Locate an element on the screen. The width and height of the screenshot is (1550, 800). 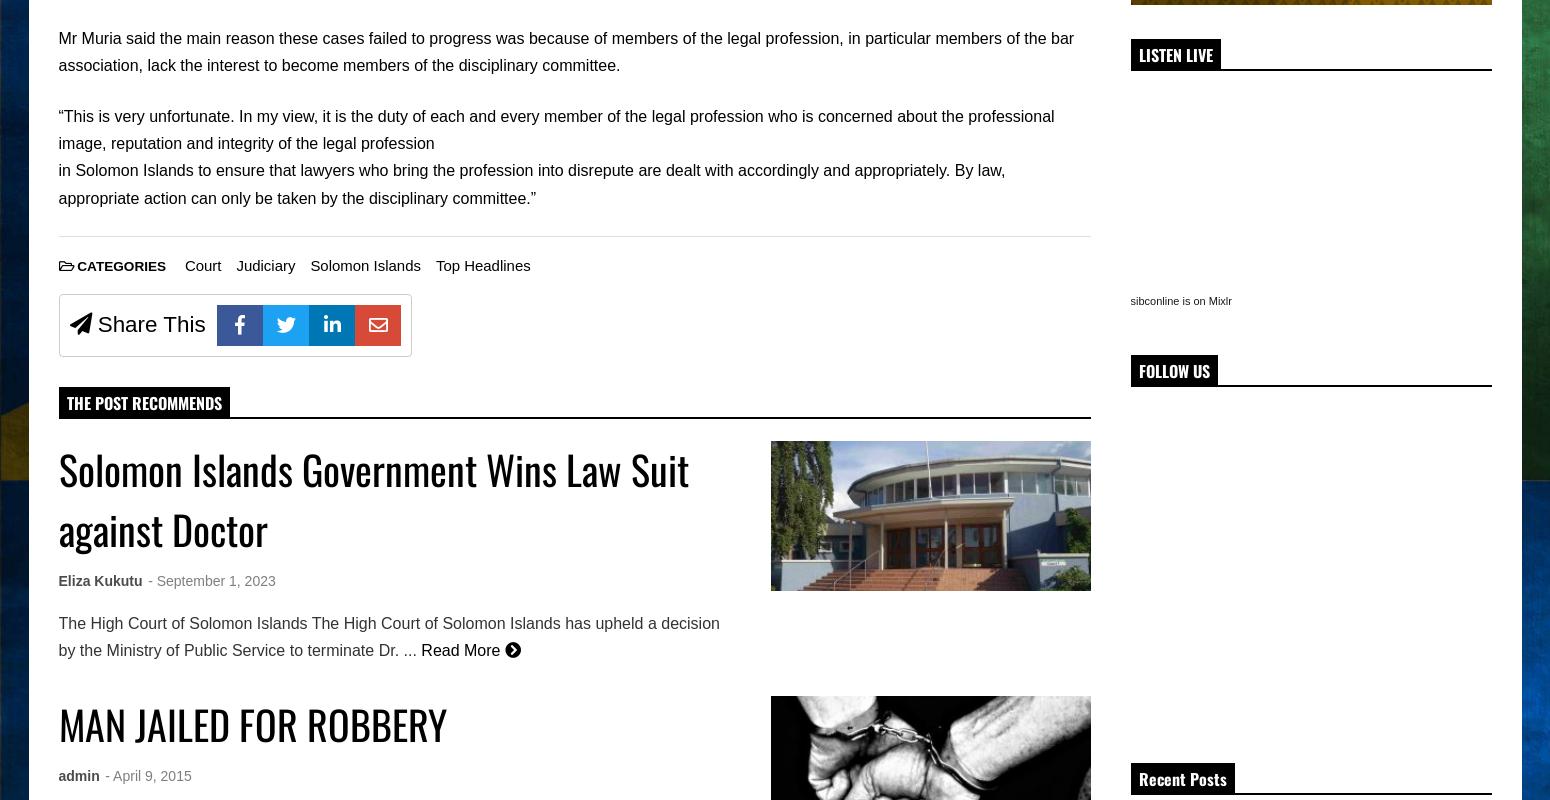
'“This is very unfortunate. In my view, it is the duty of each and every member of the legal profession who is concerned about the professional image, reputation and integrity of the legal profession' is located at coordinates (555, 129).